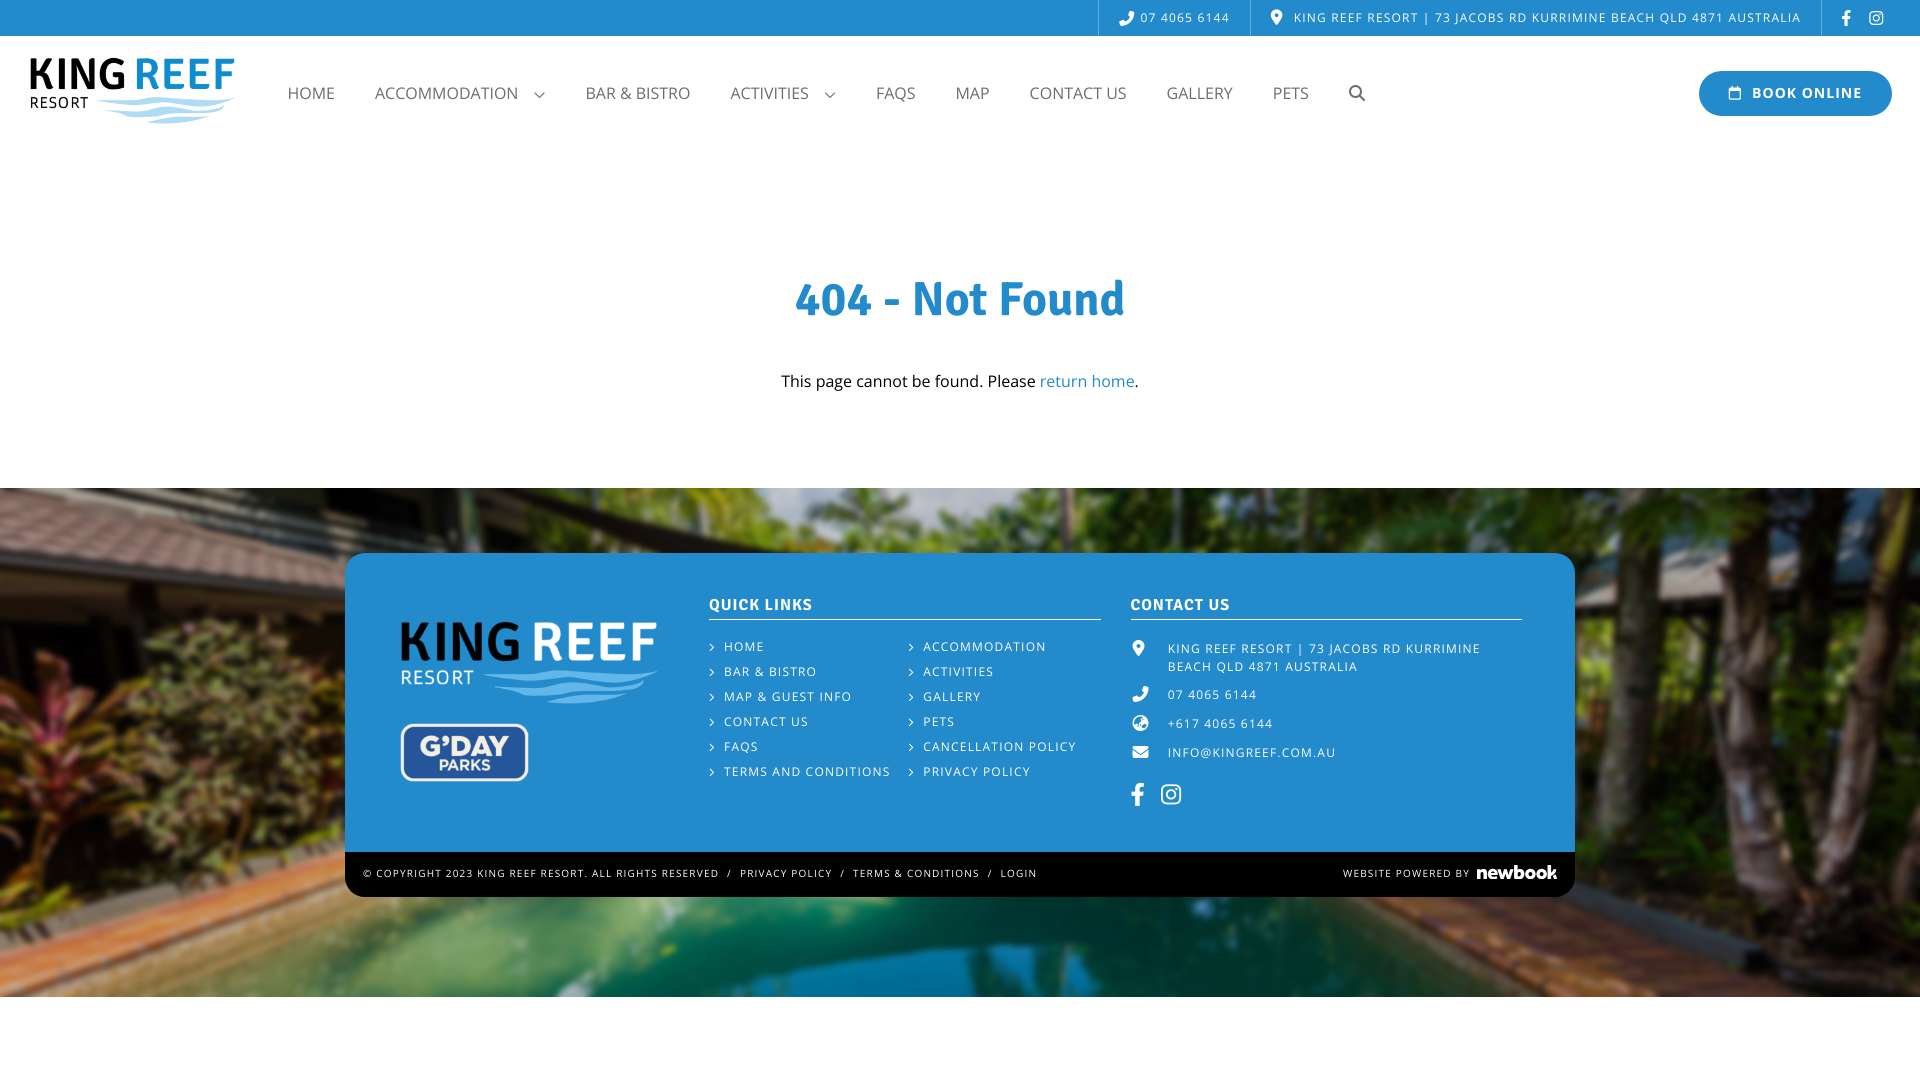 The height and width of the screenshot is (1080, 1920). I want to click on 'GALLERY', so click(1200, 92).